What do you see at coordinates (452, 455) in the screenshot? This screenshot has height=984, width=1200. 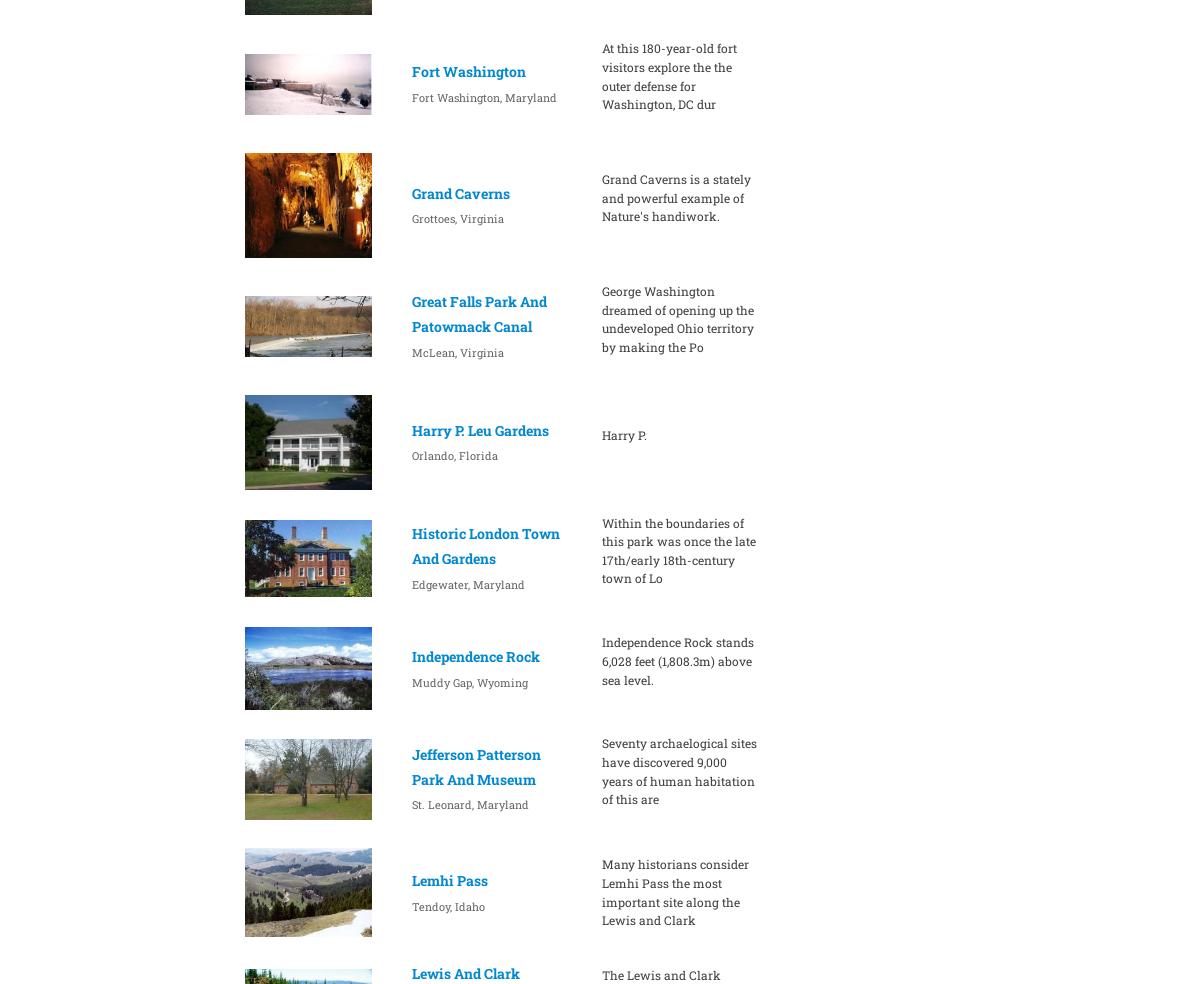 I see `'Orlando, Florida'` at bounding box center [452, 455].